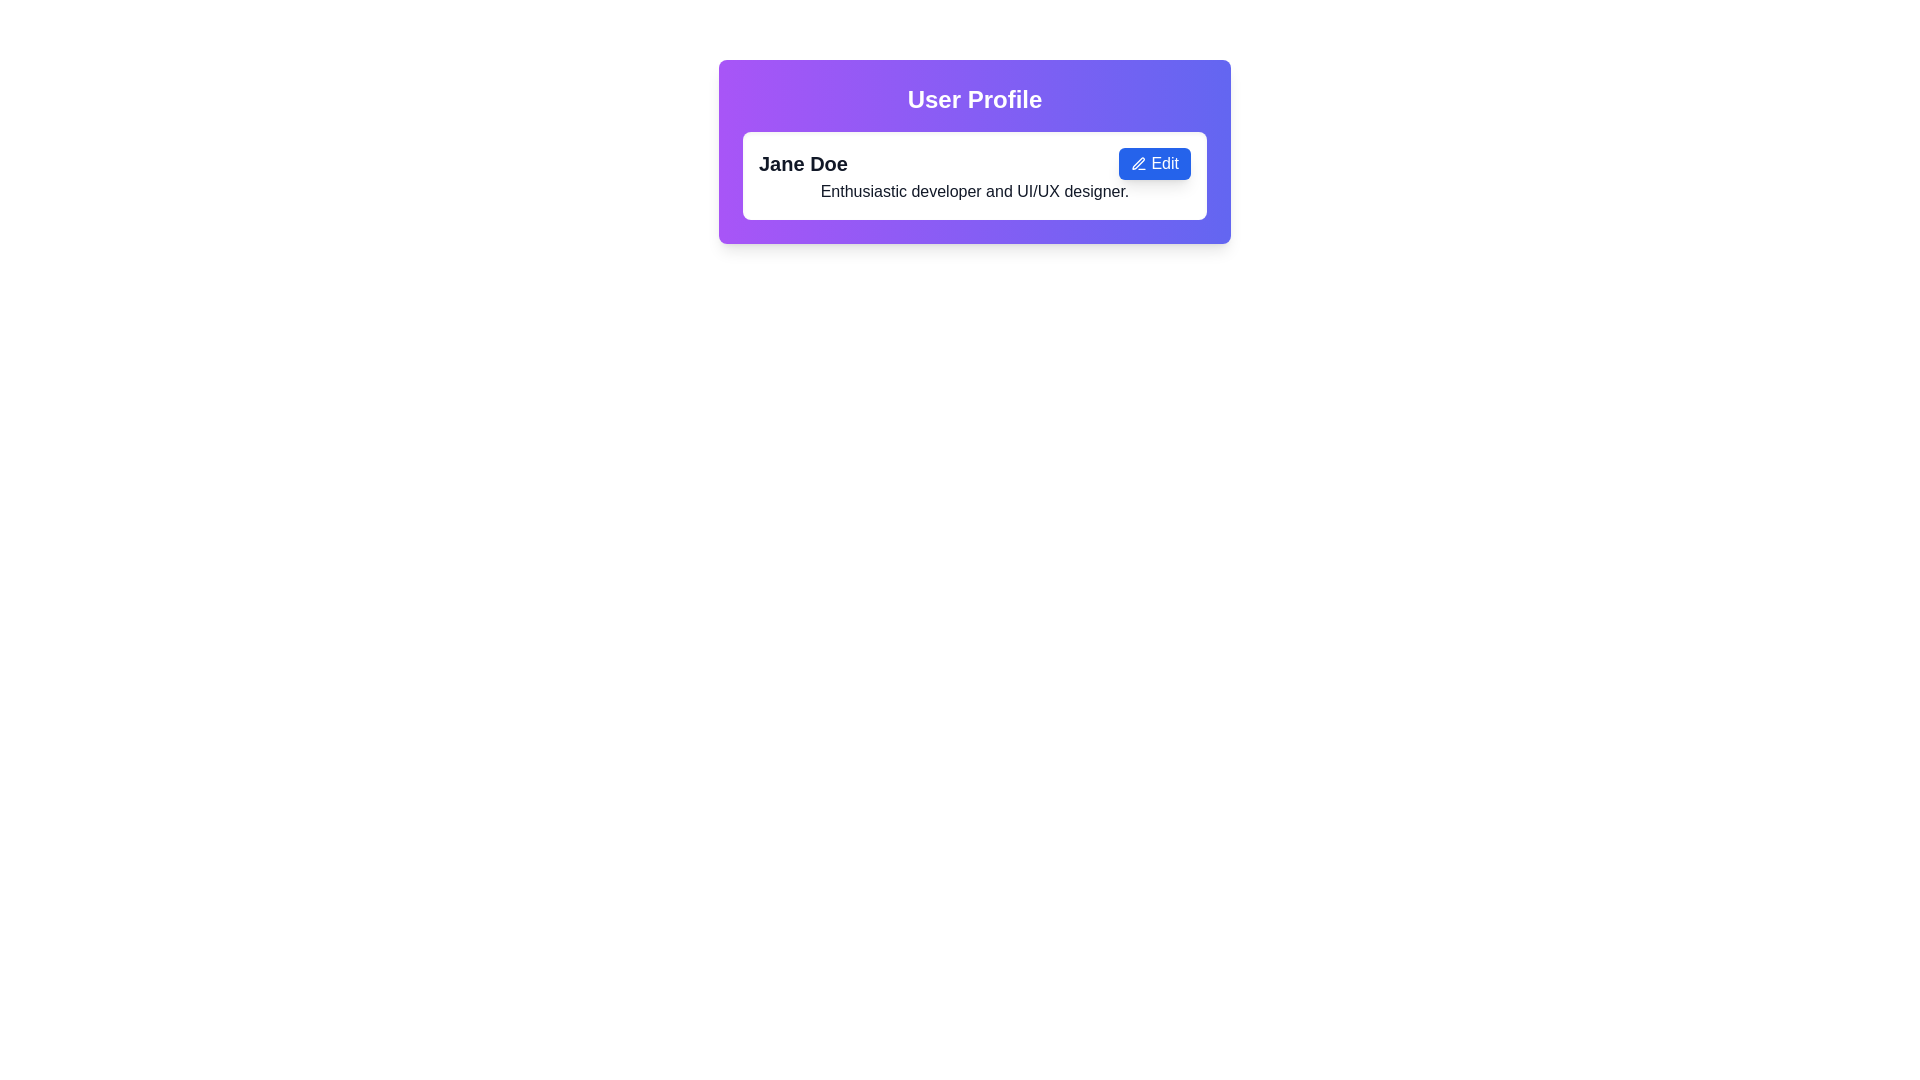 The width and height of the screenshot is (1920, 1080). I want to click on the blue pen-like icon within the 'Edit' button located adjacent to the 'Jane Doe' text label in the 'User Profile' card component, so click(1139, 163).